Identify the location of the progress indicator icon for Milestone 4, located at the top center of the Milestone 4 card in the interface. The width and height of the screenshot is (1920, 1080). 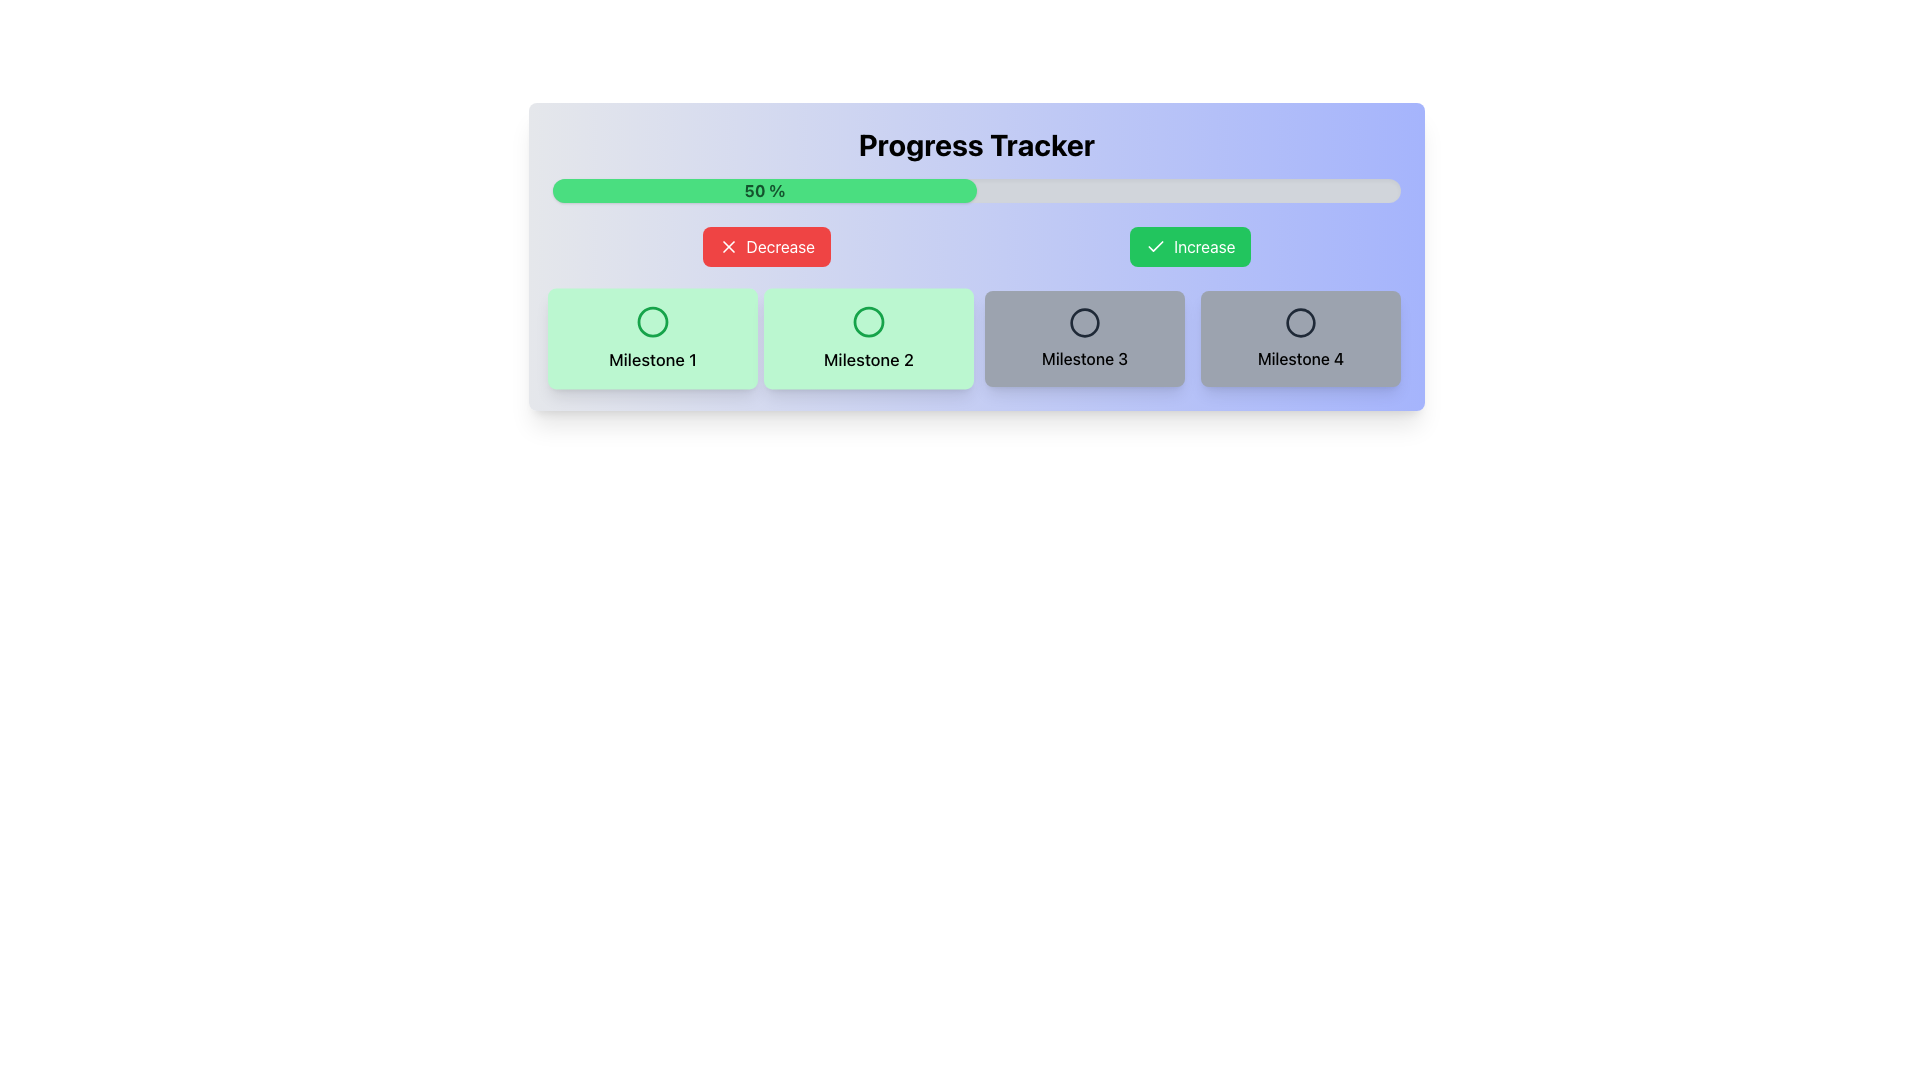
(1300, 322).